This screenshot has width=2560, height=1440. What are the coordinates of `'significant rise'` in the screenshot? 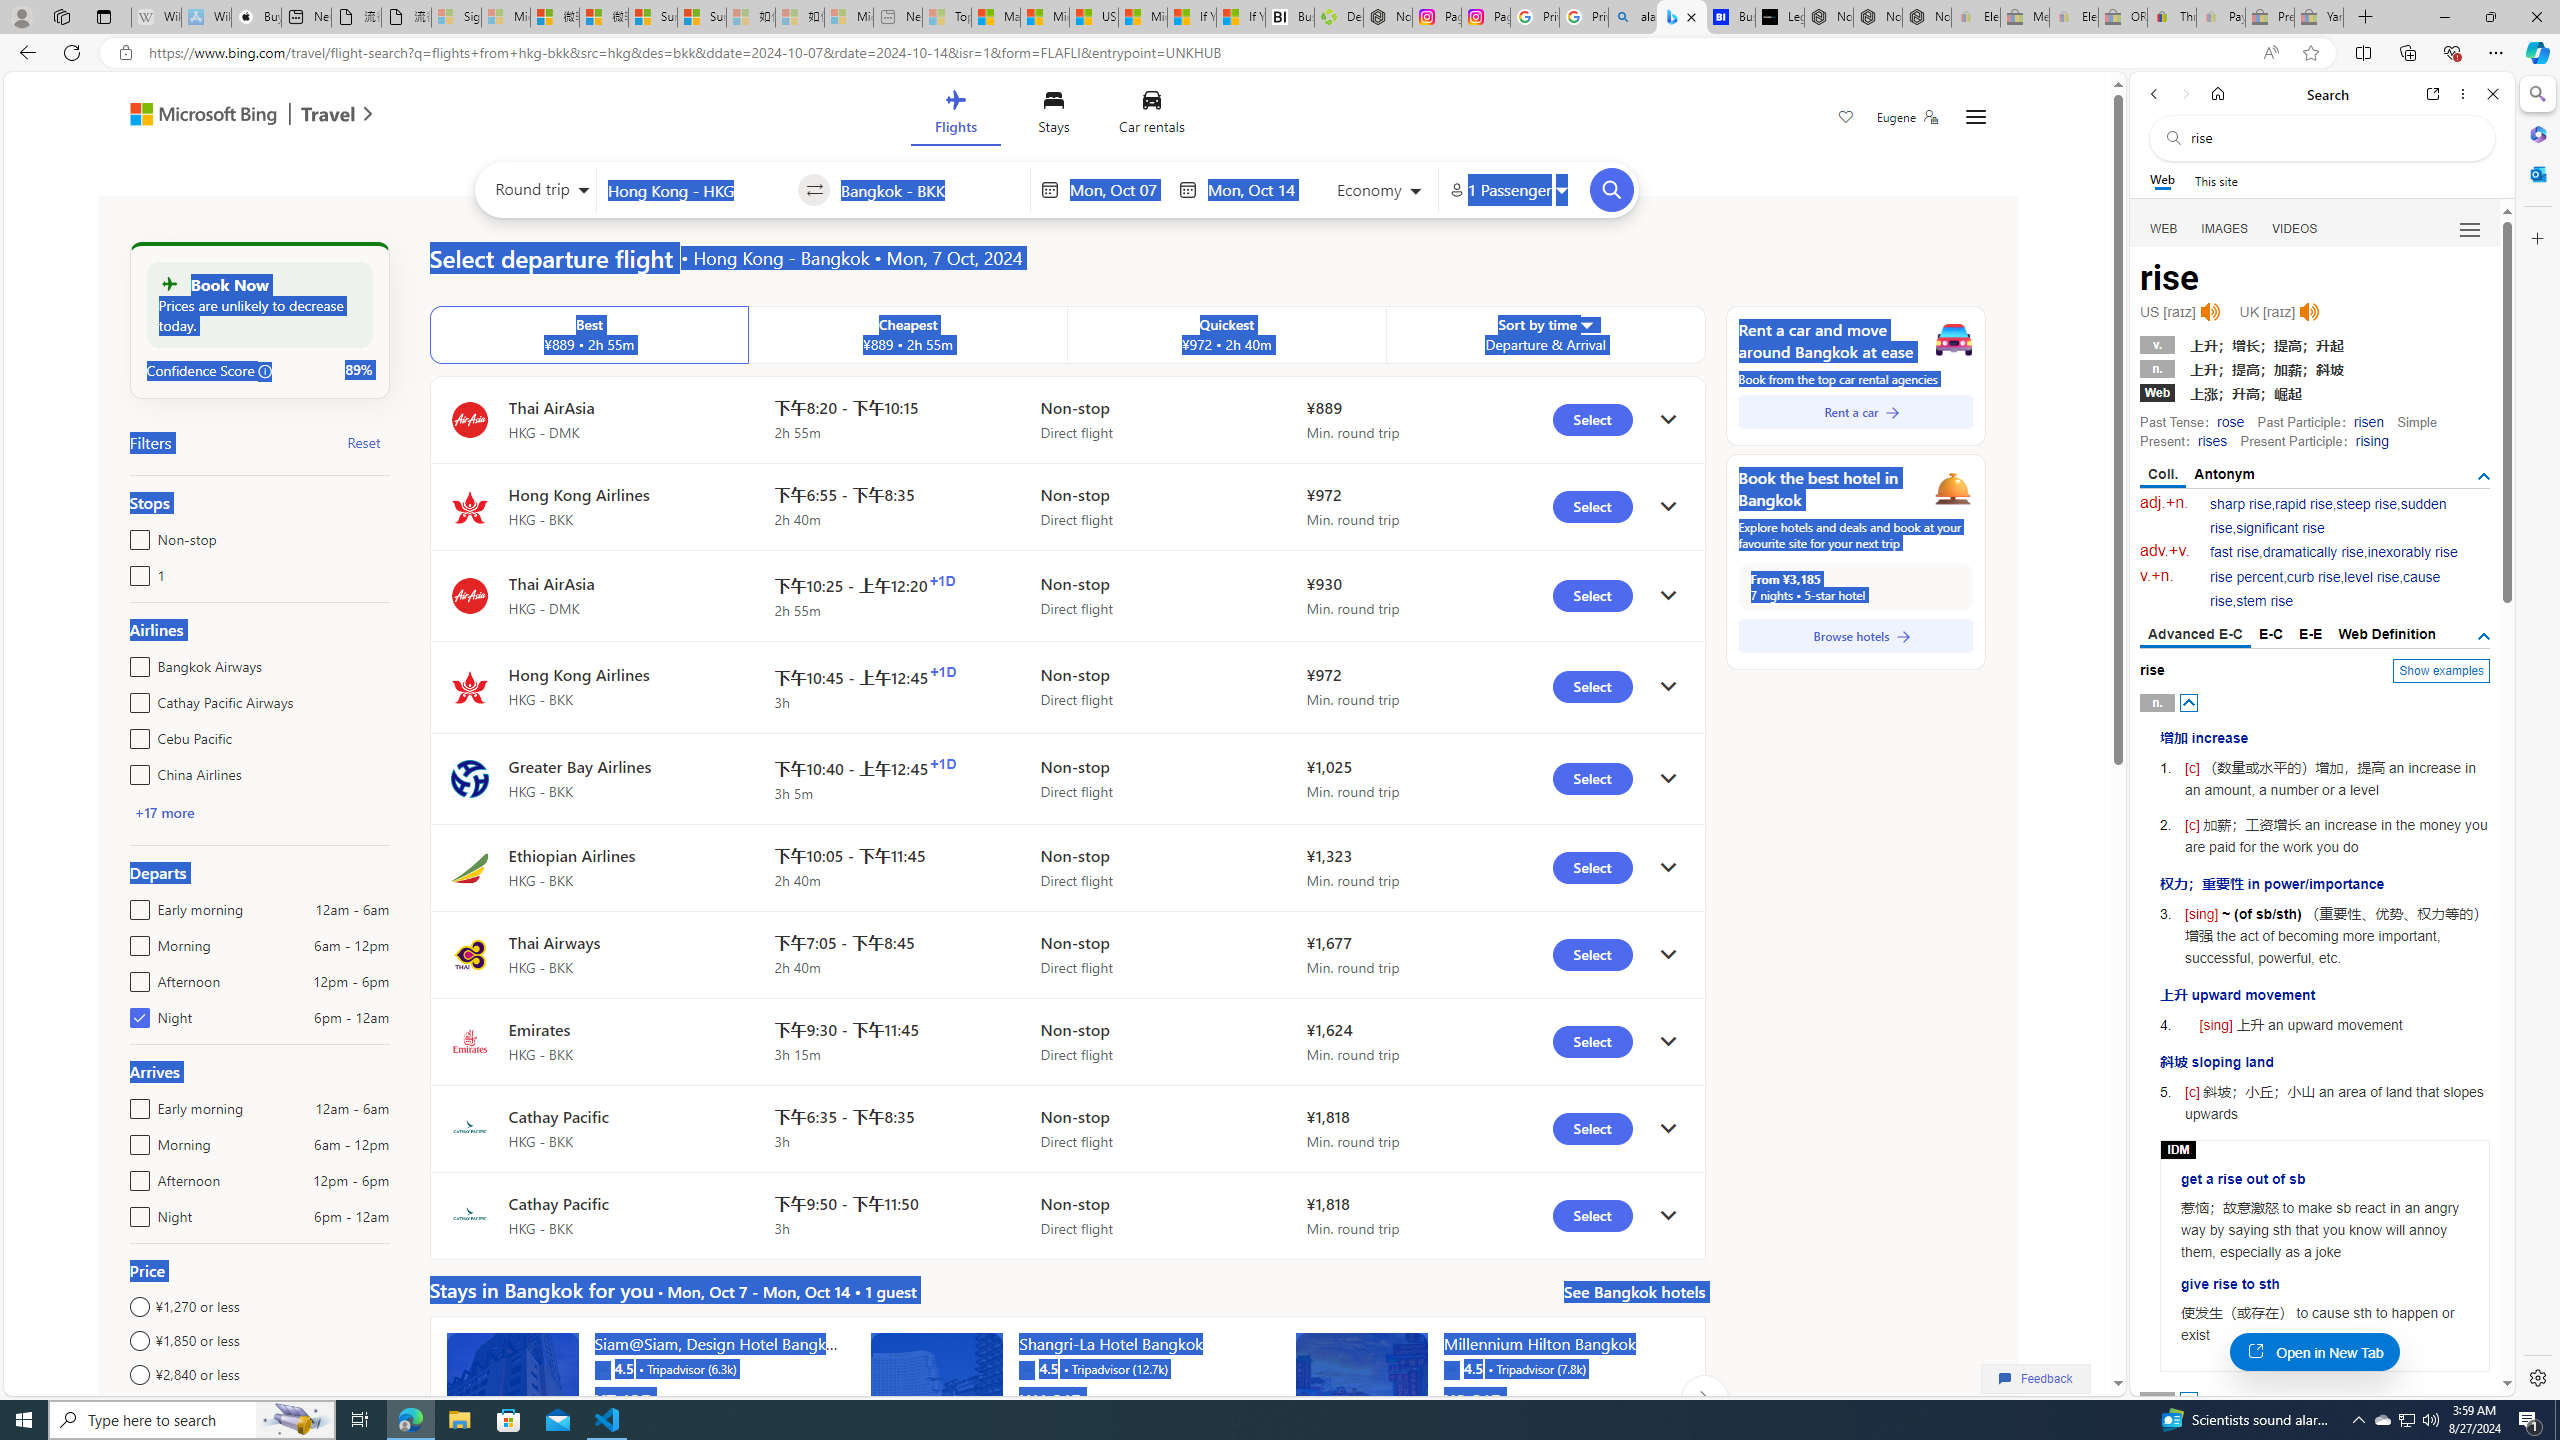 It's located at (2278, 528).